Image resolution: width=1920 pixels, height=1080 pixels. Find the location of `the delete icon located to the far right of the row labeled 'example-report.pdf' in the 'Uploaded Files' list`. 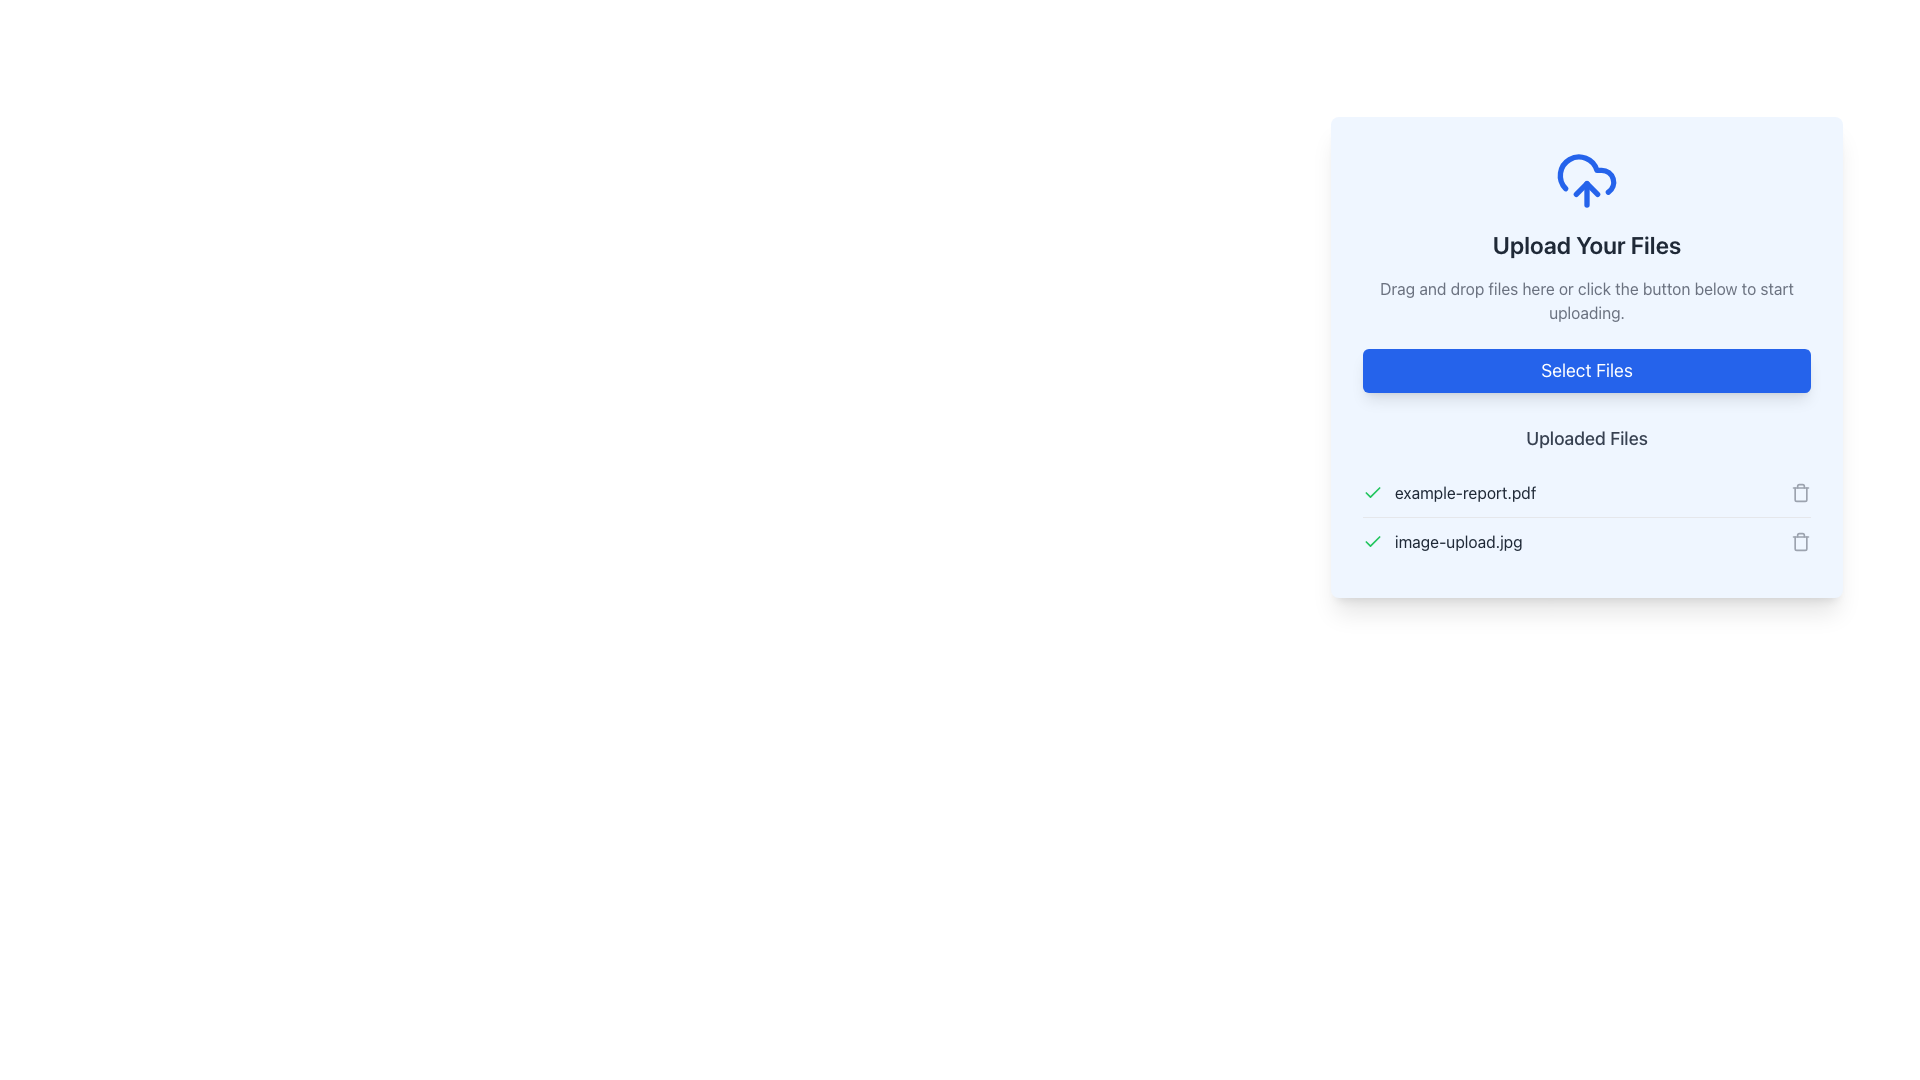

the delete icon located to the far right of the row labeled 'example-report.pdf' in the 'Uploaded Files' list is located at coordinates (1800, 493).